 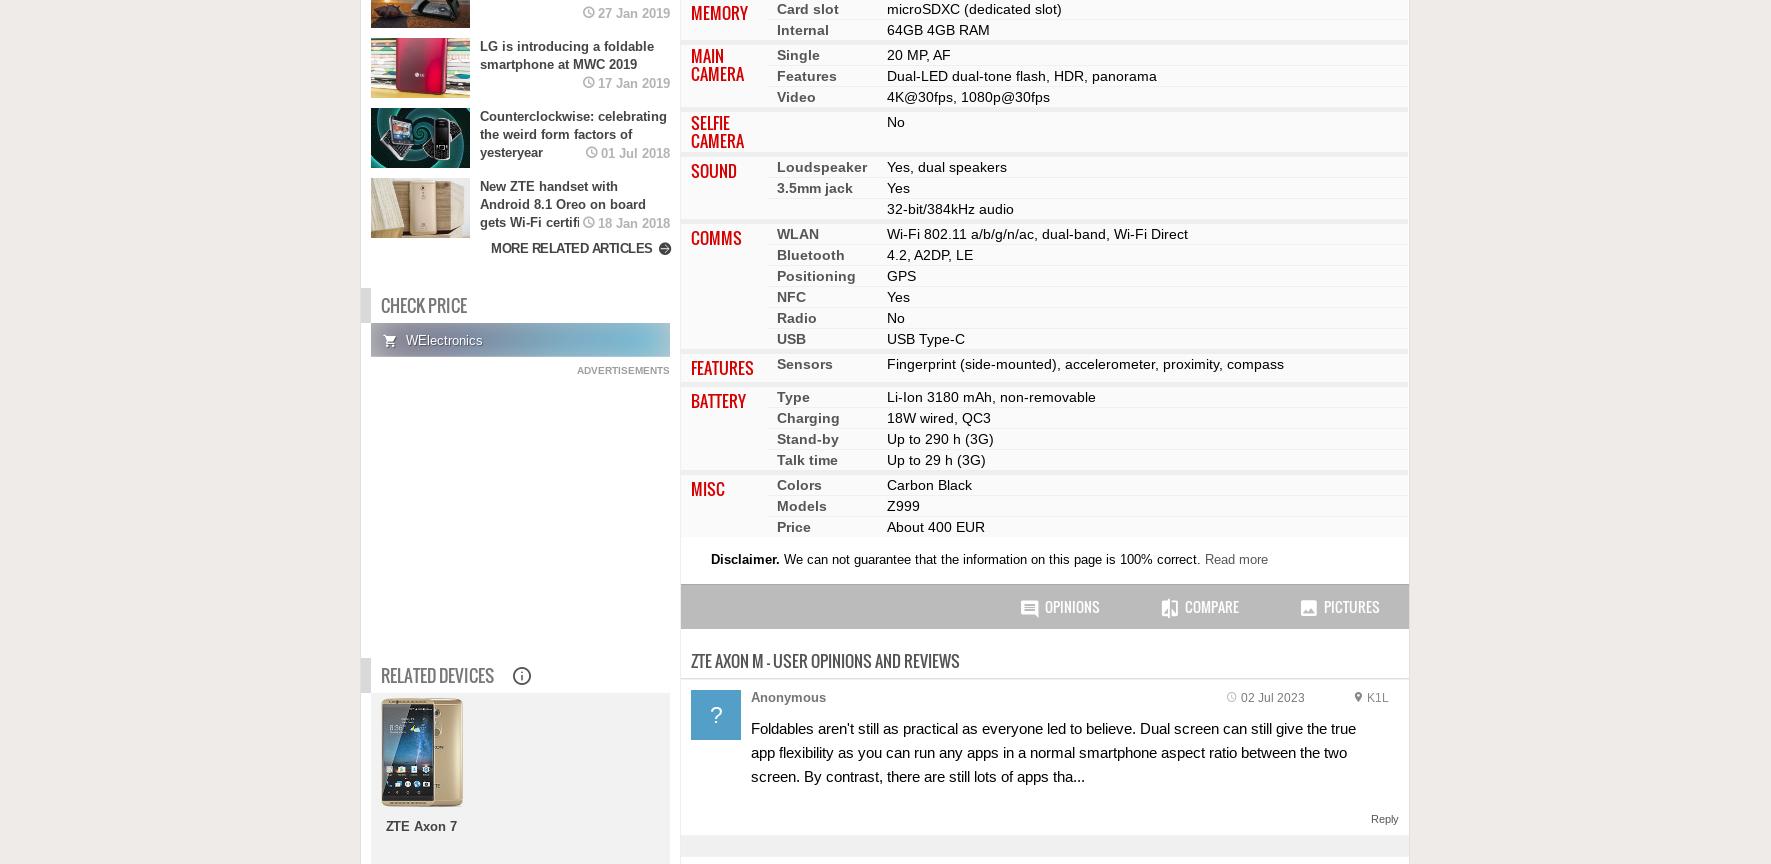 What do you see at coordinates (718, 399) in the screenshot?
I see `'Battery'` at bounding box center [718, 399].